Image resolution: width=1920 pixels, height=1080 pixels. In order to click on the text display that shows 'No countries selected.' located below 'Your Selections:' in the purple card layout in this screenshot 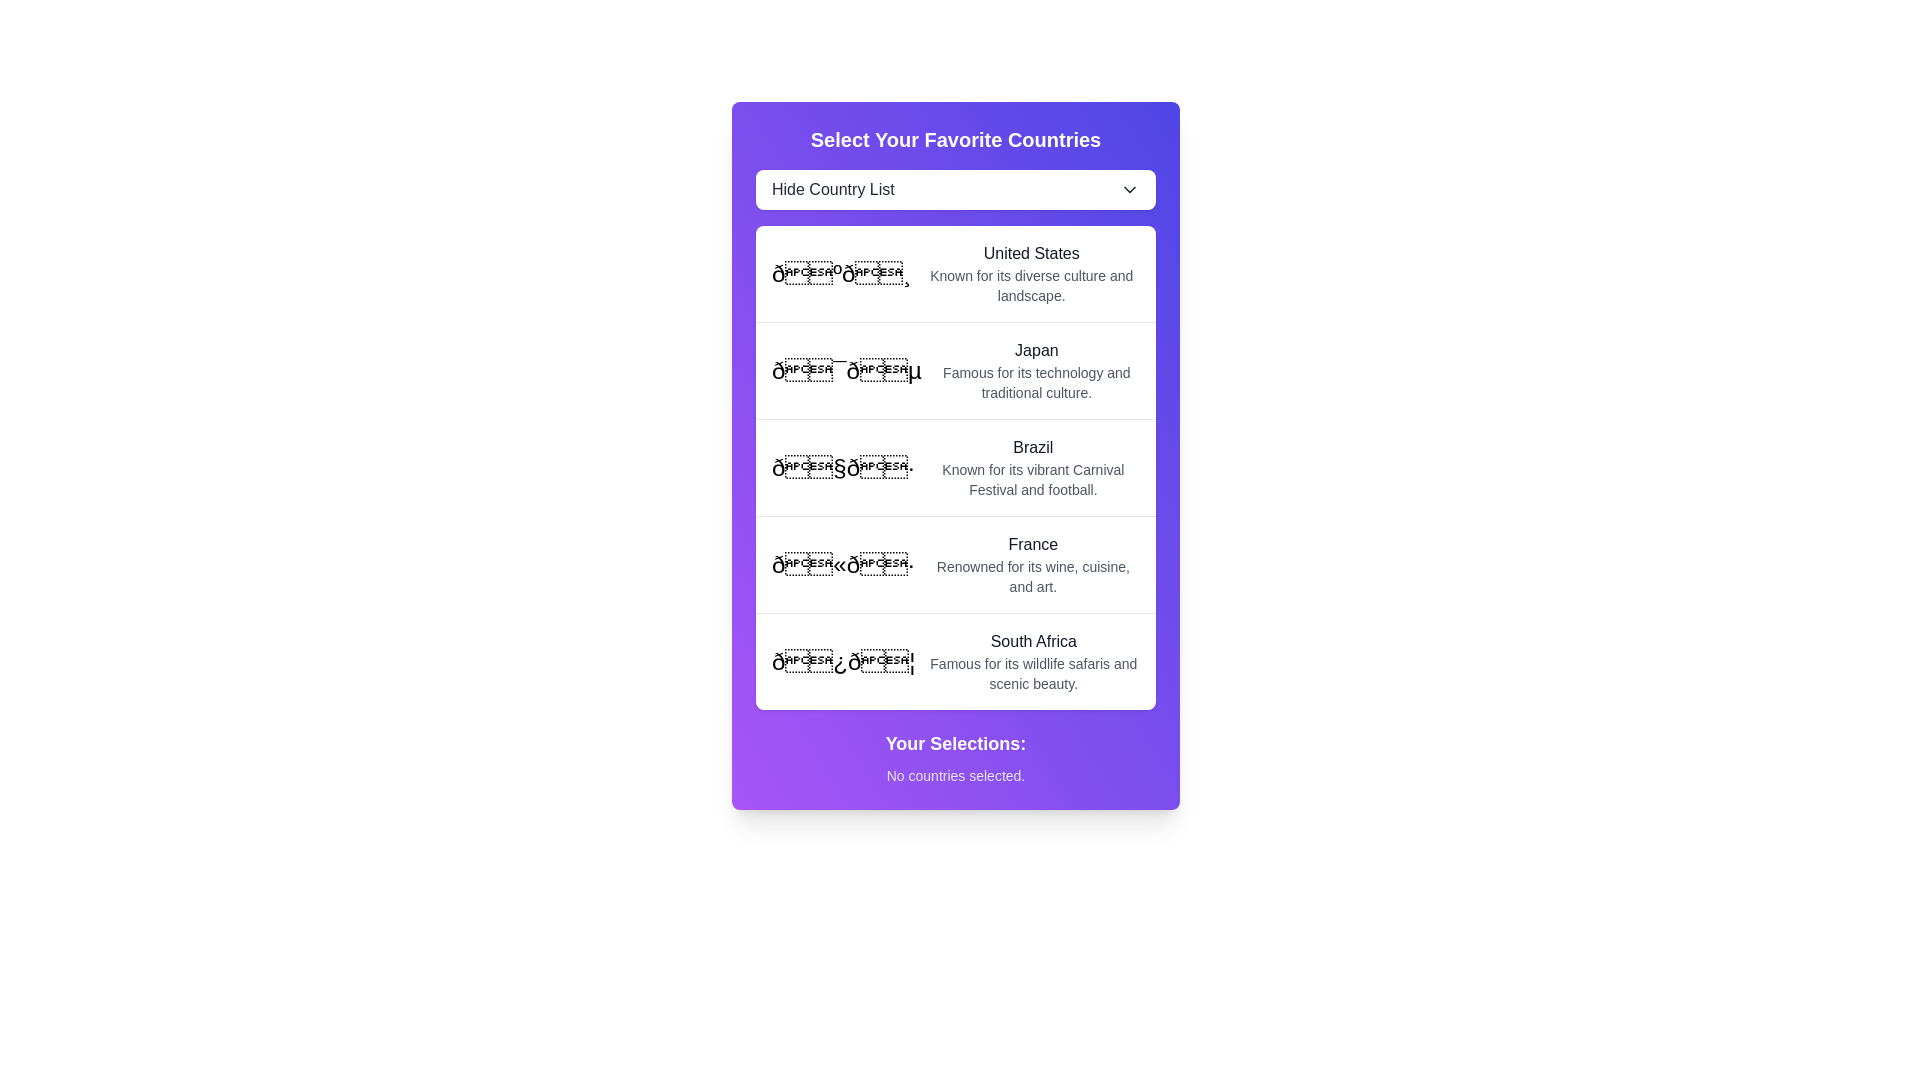, I will do `click(954, 774)`.